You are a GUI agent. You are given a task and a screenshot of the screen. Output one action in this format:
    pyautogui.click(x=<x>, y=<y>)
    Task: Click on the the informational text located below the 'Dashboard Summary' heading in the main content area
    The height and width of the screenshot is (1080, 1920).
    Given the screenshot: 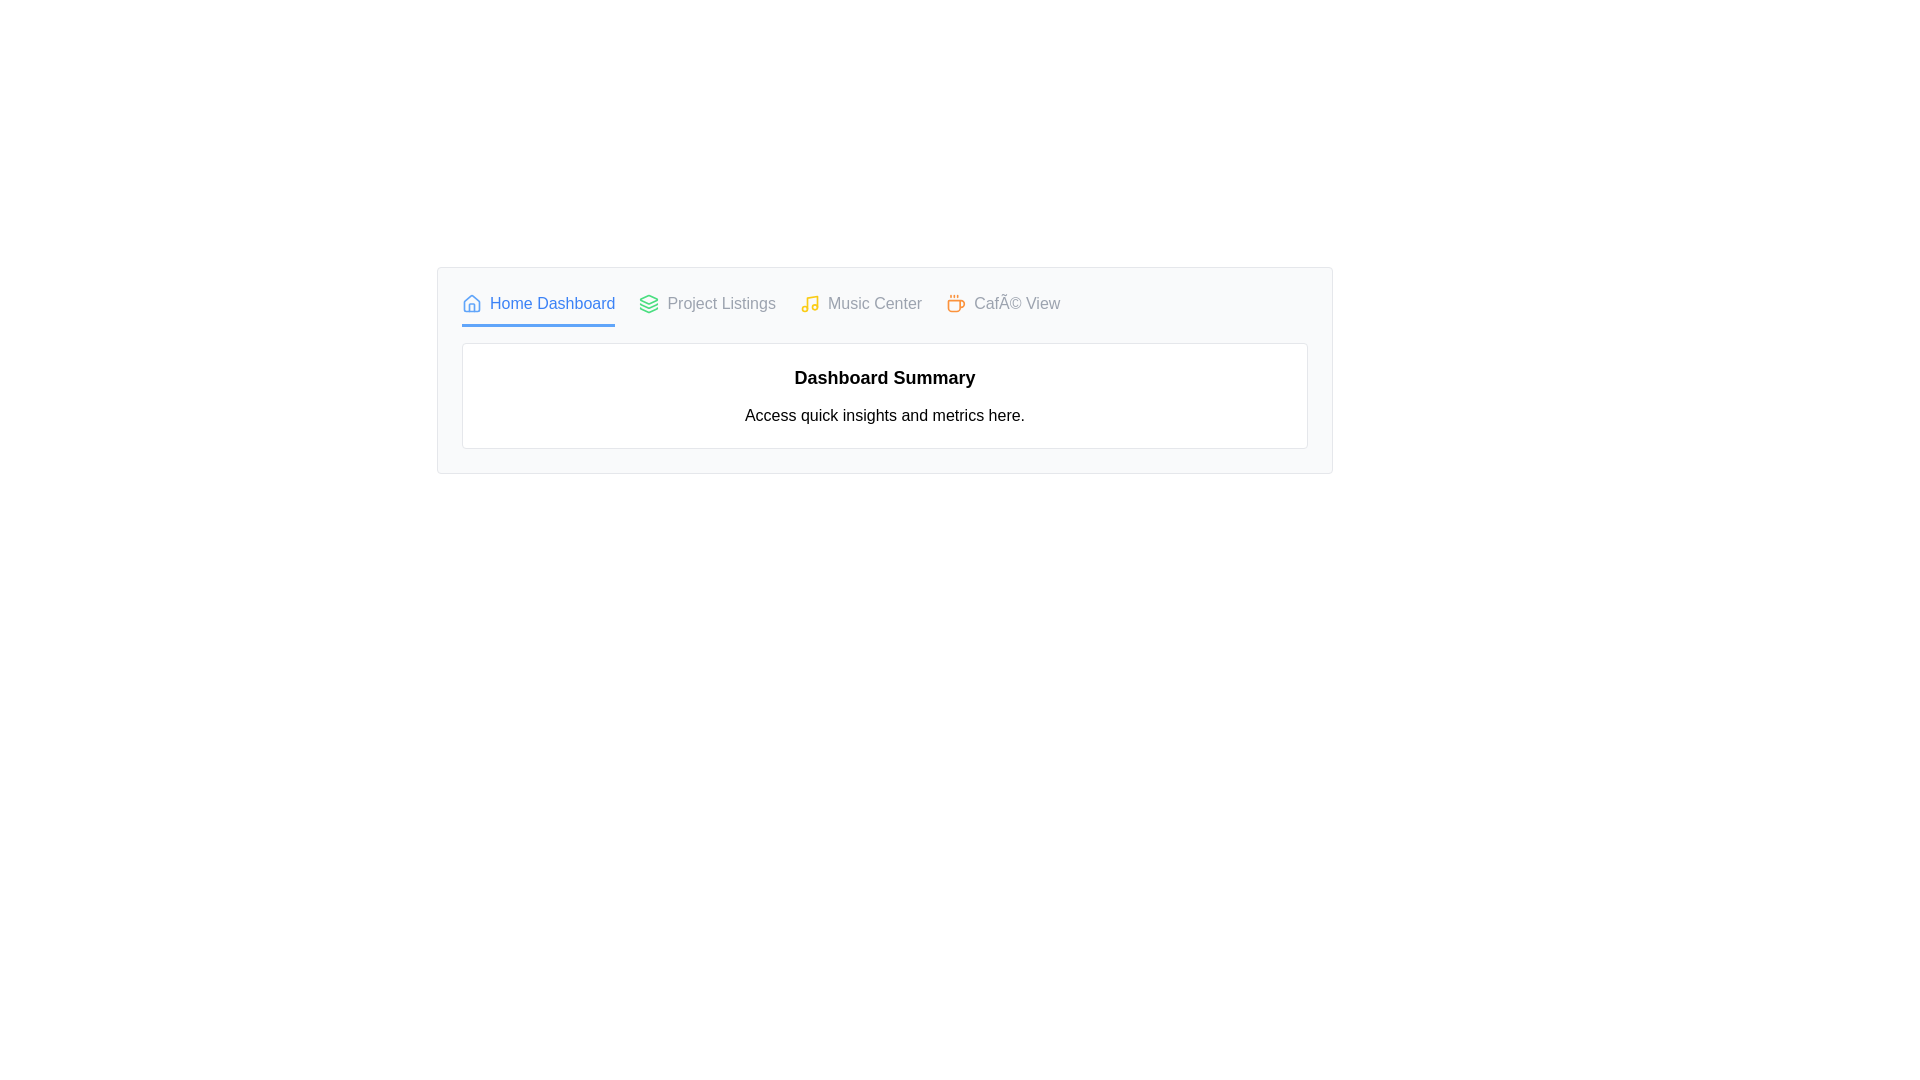 What is the action you would take?
    pyautogui.click(x=883, y=415)
    